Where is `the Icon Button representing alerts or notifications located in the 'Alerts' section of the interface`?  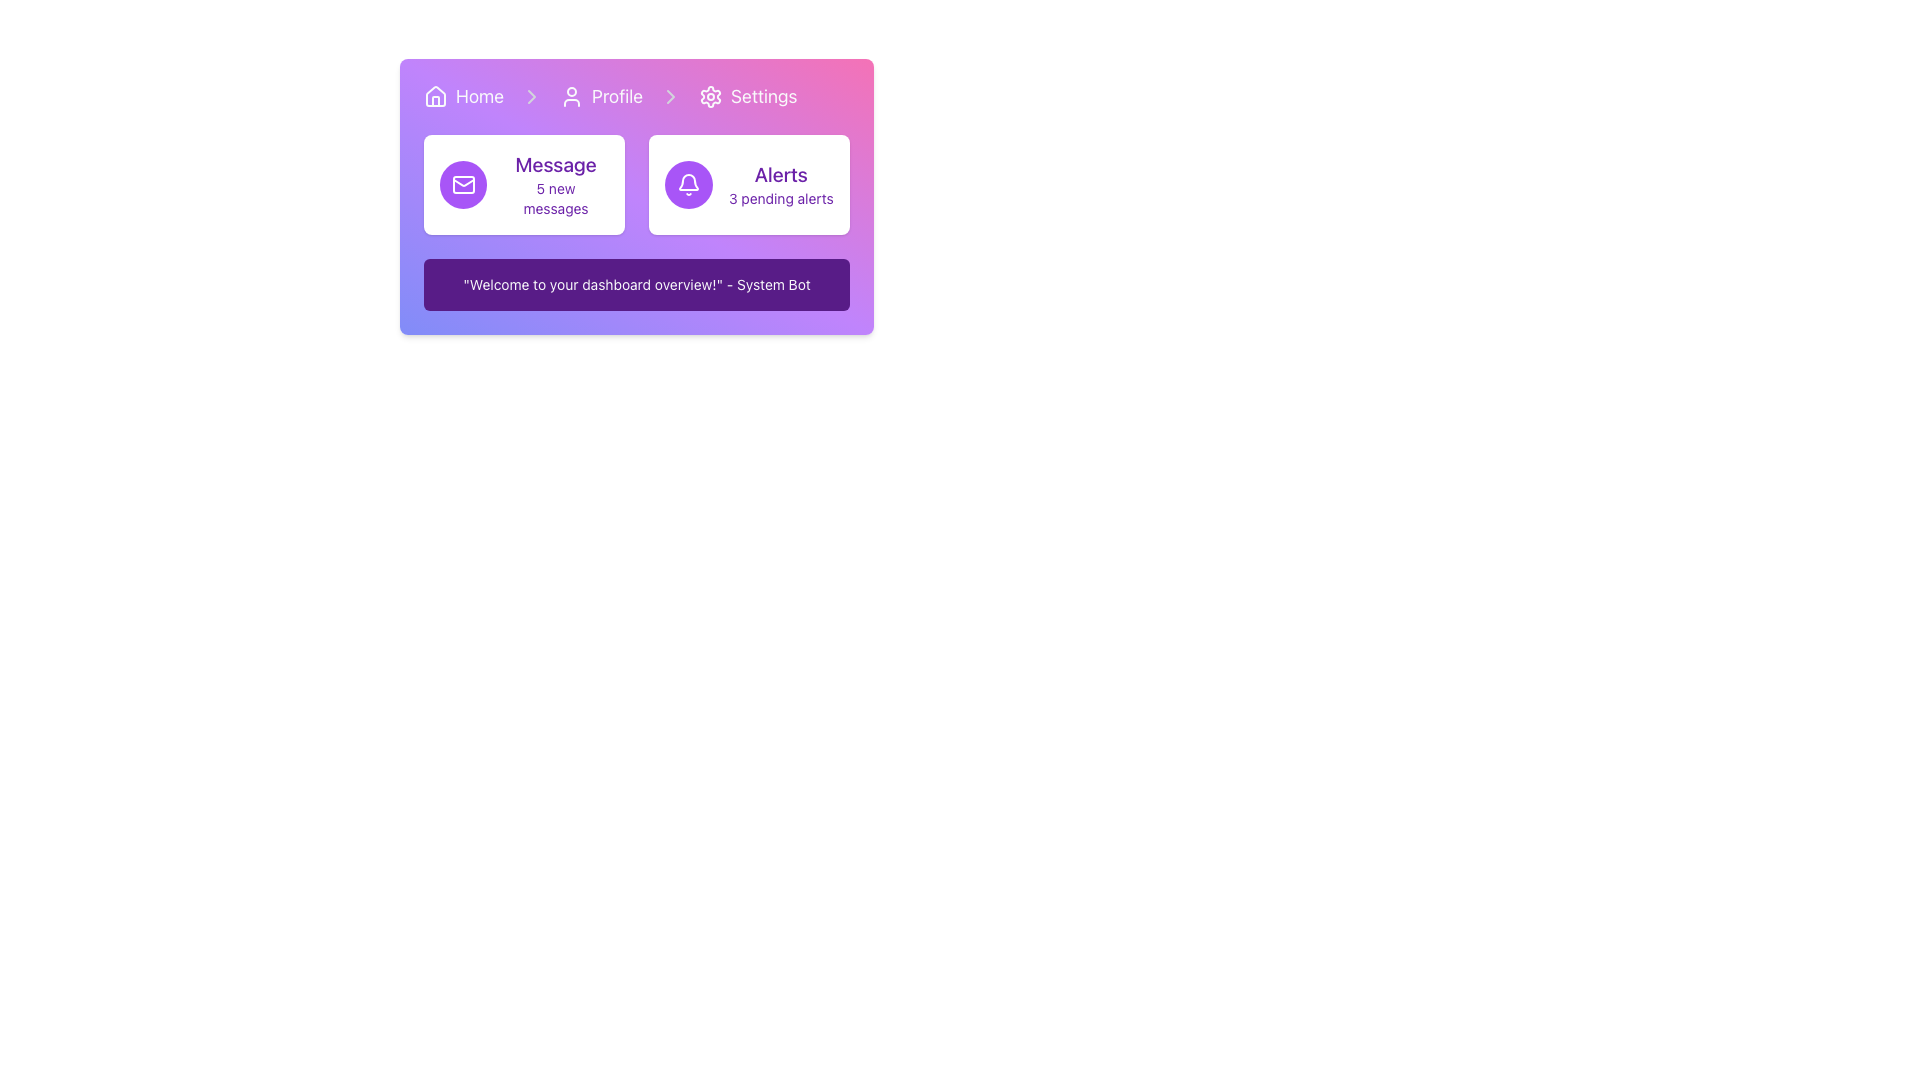 the Icon Button representing alerts or notifications located in the 'Alerts' section of the interface is located at coordinates (689, 185).